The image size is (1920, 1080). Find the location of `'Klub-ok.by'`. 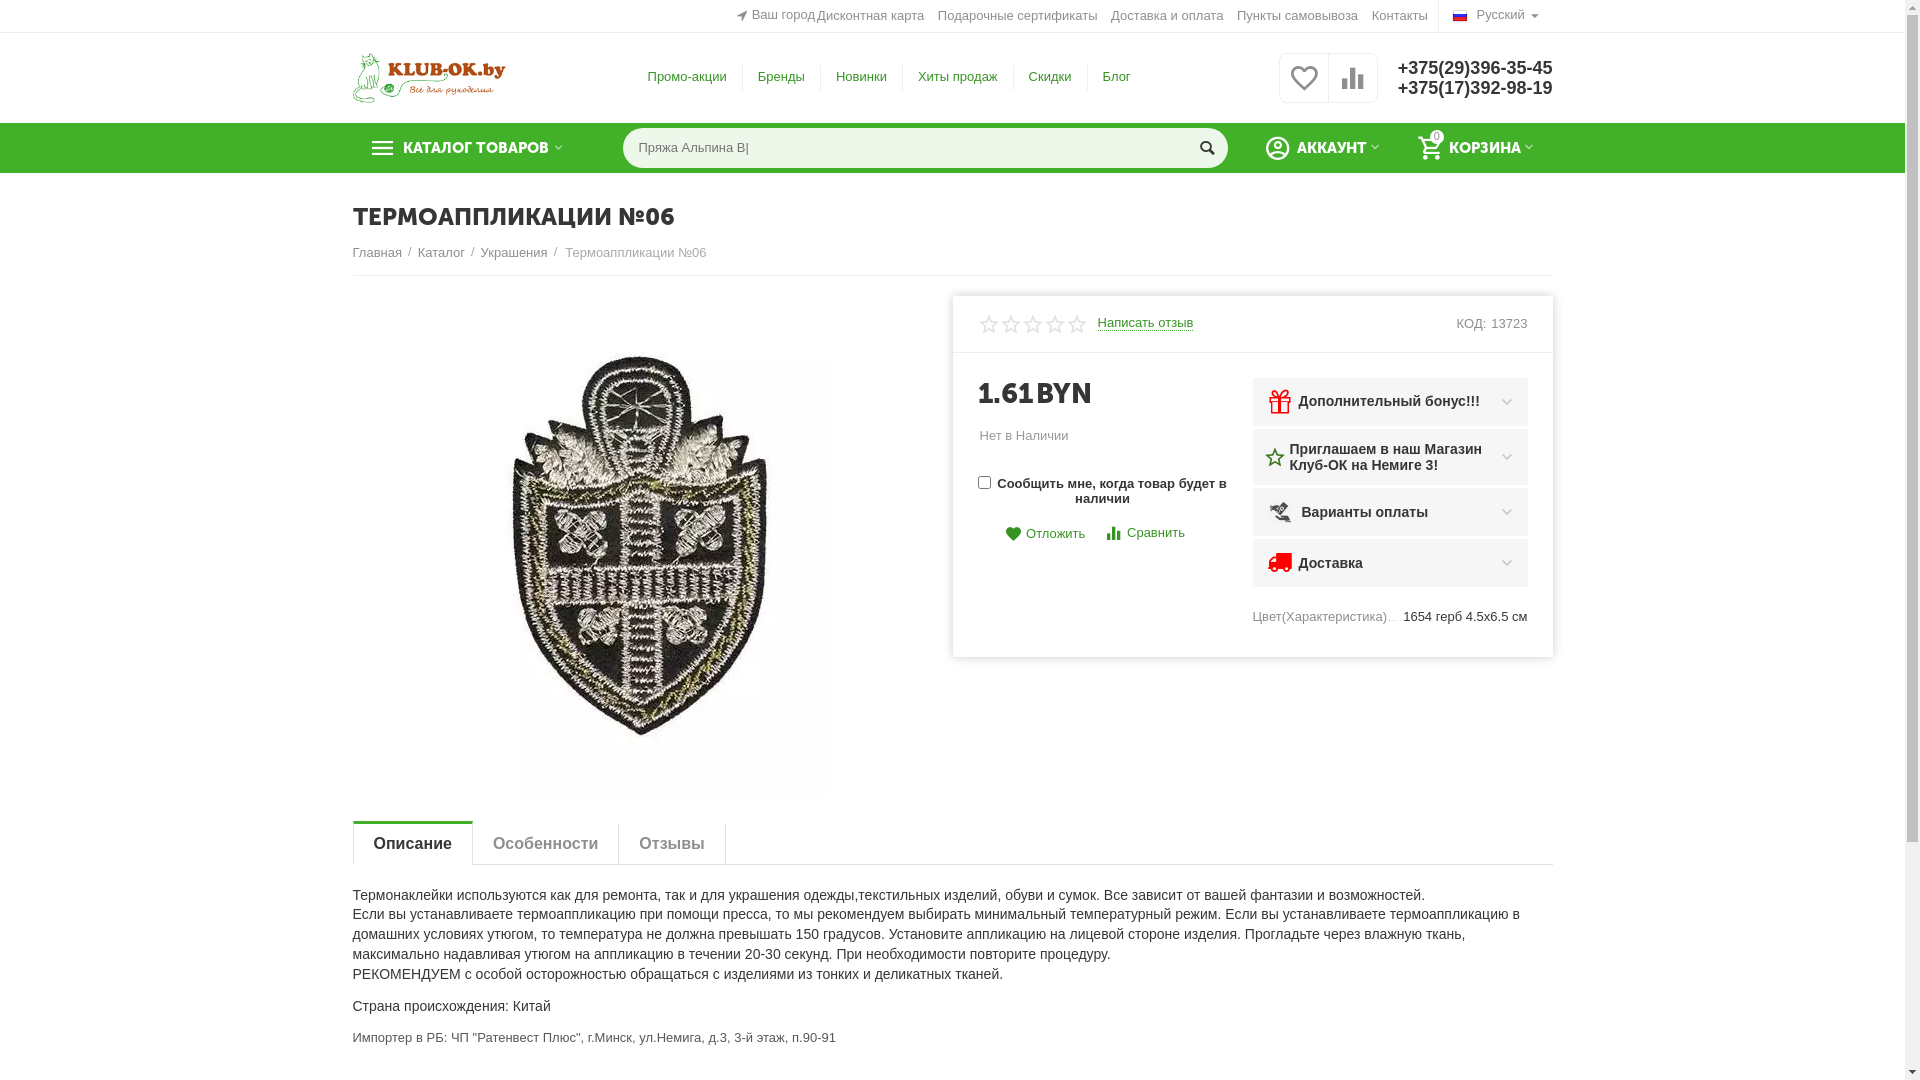

'Klub-ok.by' is located at coordinates (427, 75).